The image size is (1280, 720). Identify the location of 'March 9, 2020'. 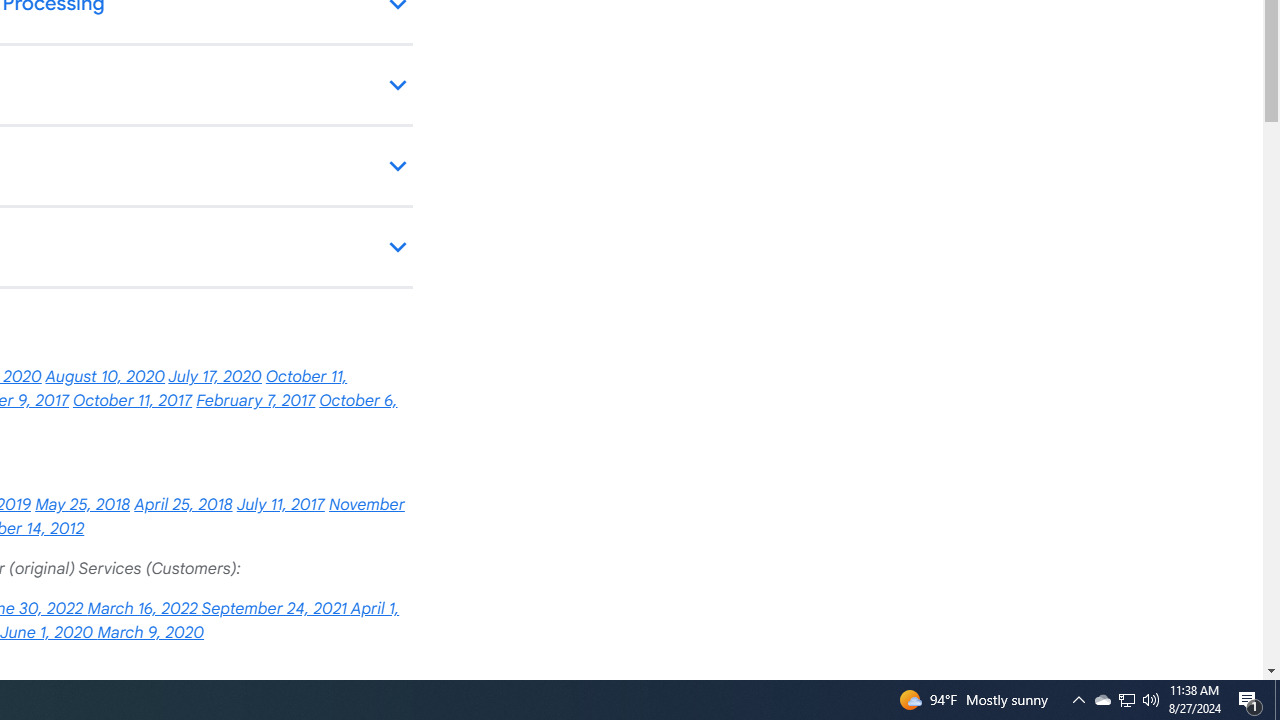
(150, 632).